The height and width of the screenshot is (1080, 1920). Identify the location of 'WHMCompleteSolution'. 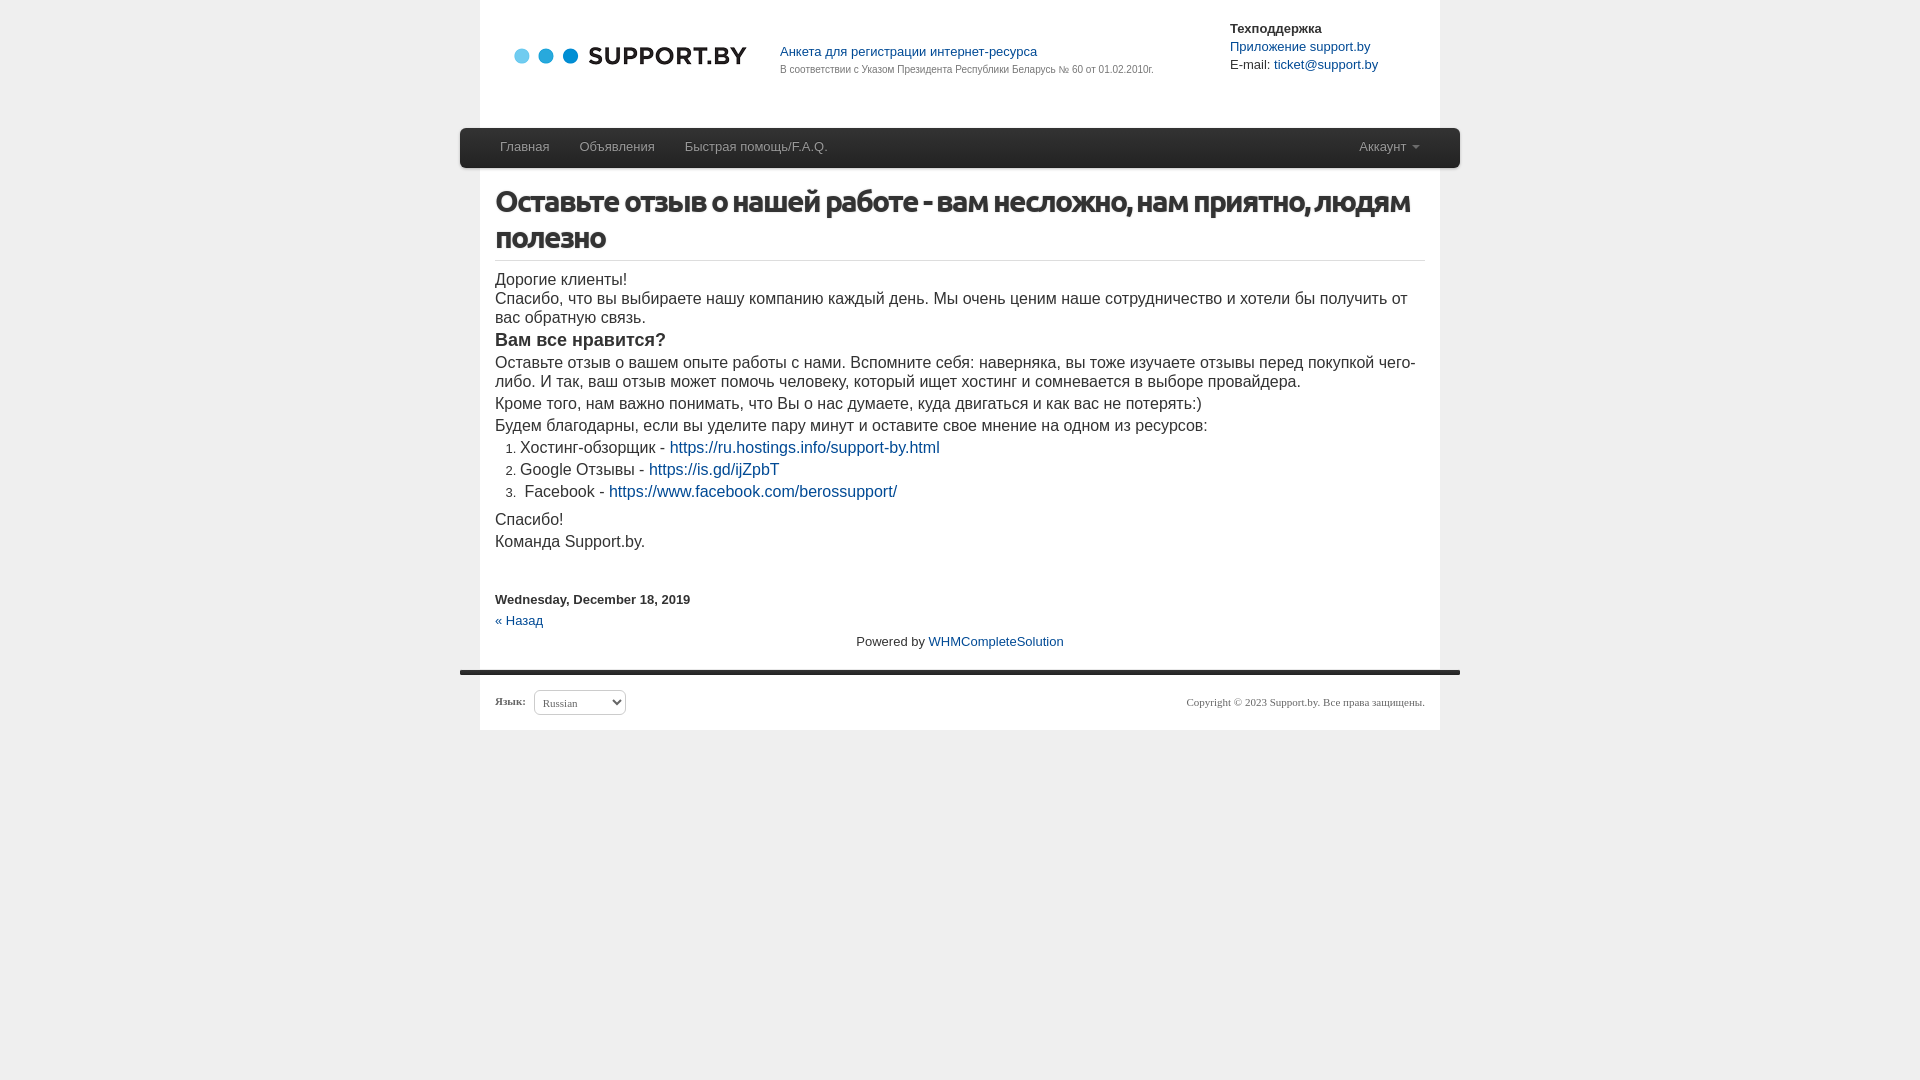
(996, 641).